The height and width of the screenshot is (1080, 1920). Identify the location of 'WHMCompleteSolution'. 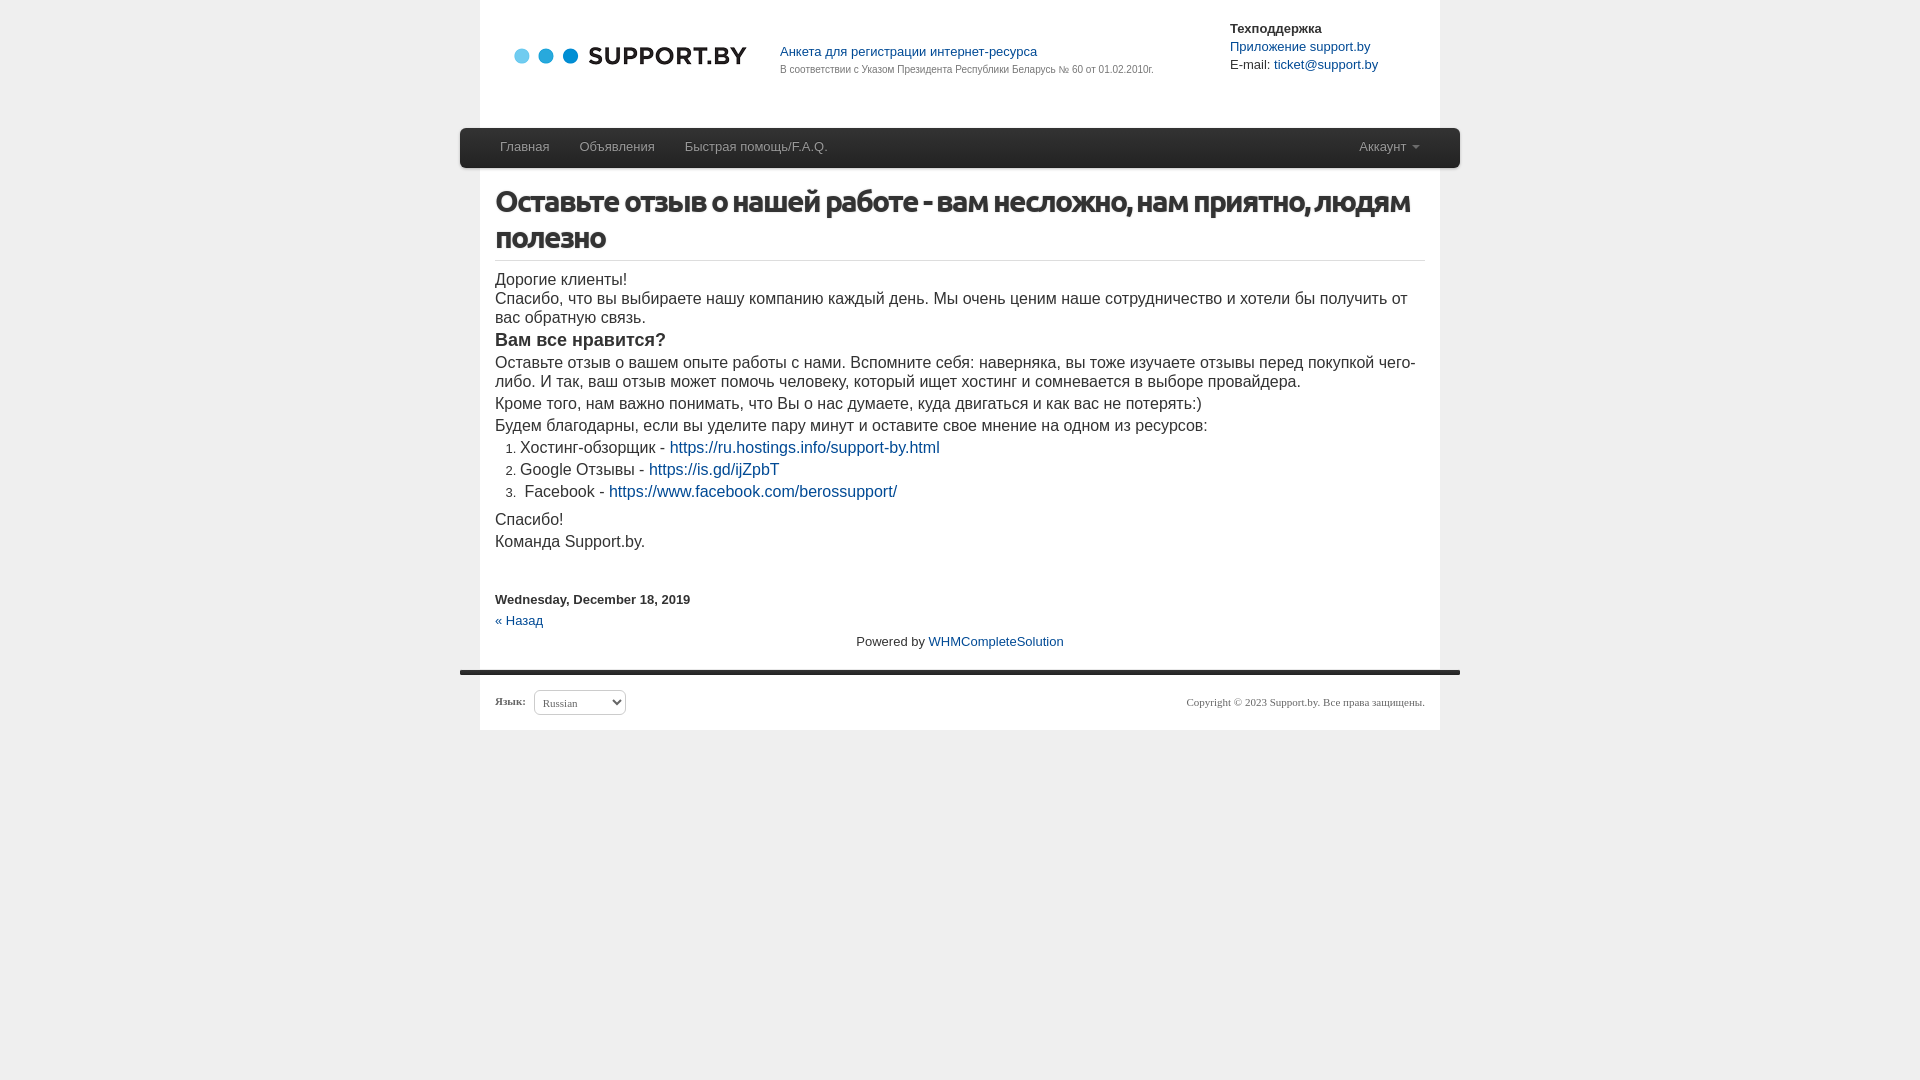
(996, 641).